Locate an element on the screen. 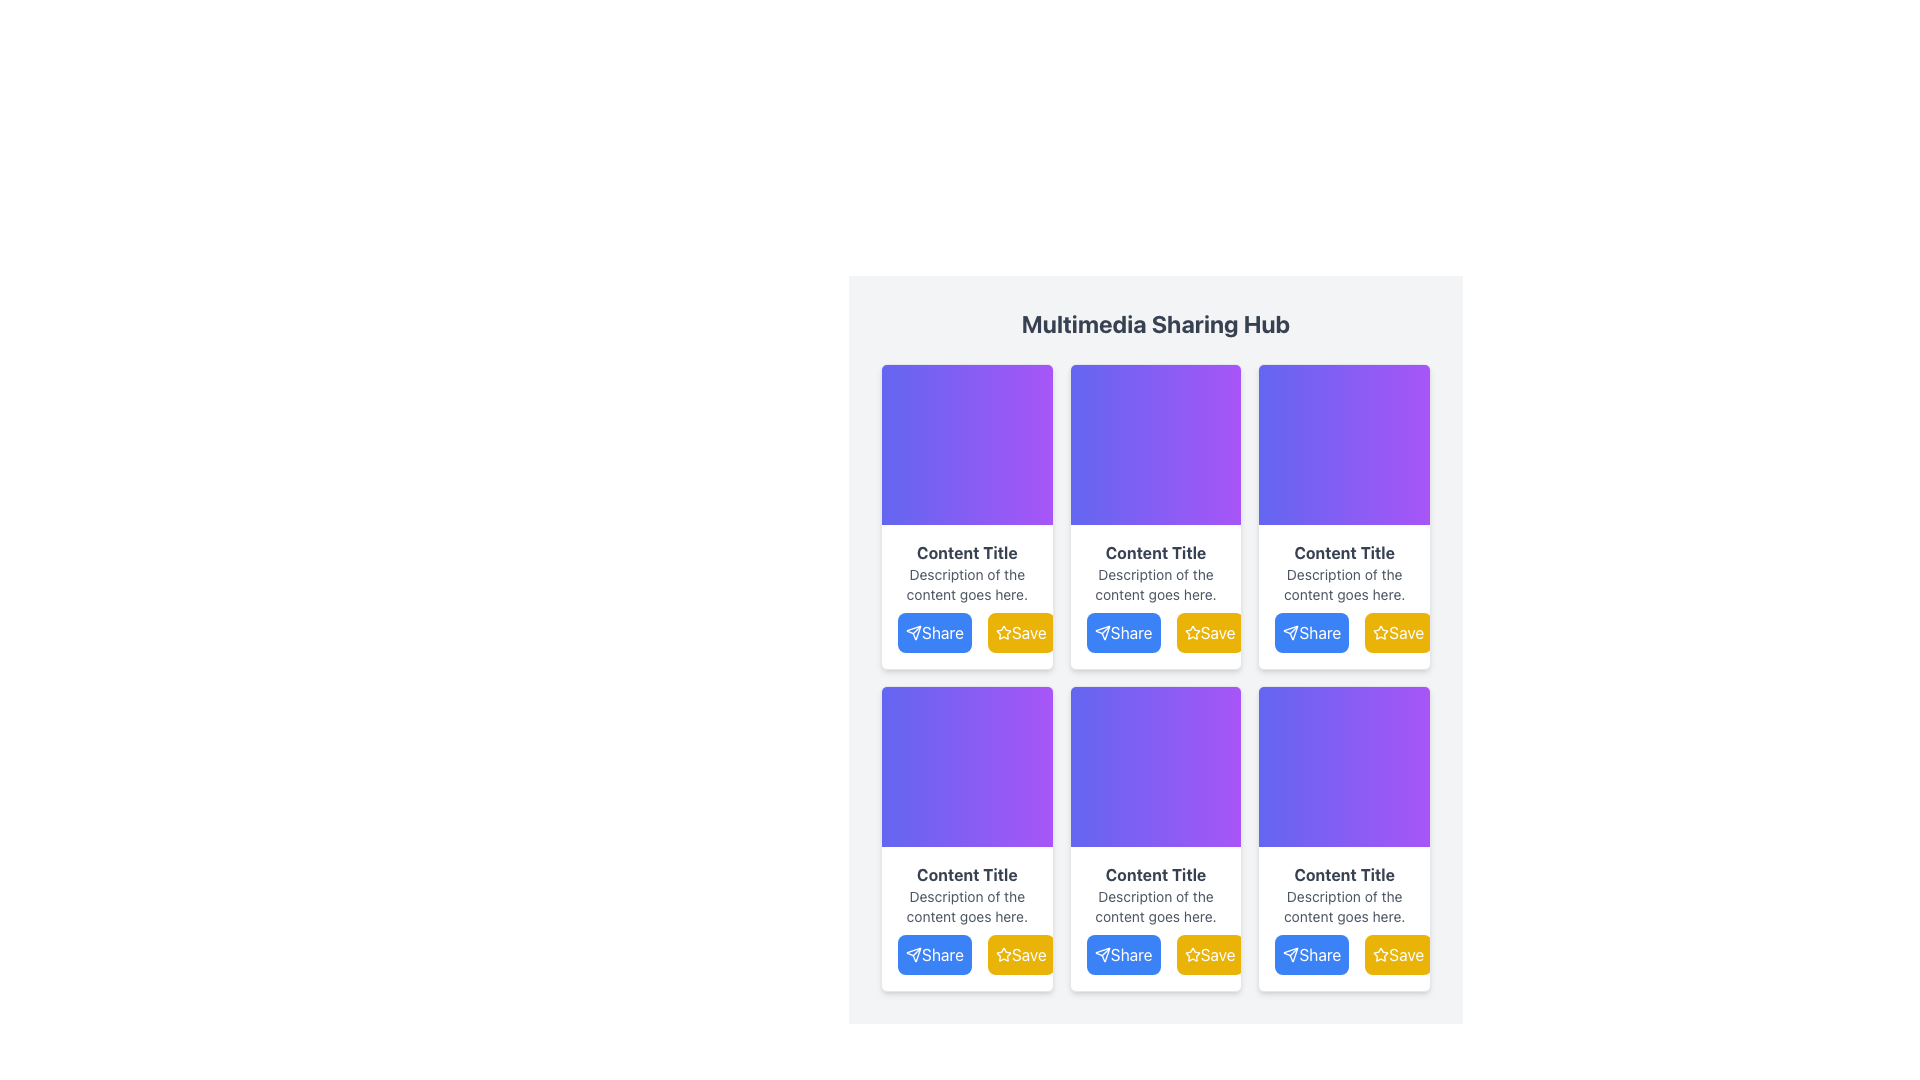 This screenshot has height=1080, width=1920. the Static Text Label that displays additional information, located between the 'Content Title' and the options 'Share' and 'Save' in the third card of the bottom row is located at coordinates (1156, 906).